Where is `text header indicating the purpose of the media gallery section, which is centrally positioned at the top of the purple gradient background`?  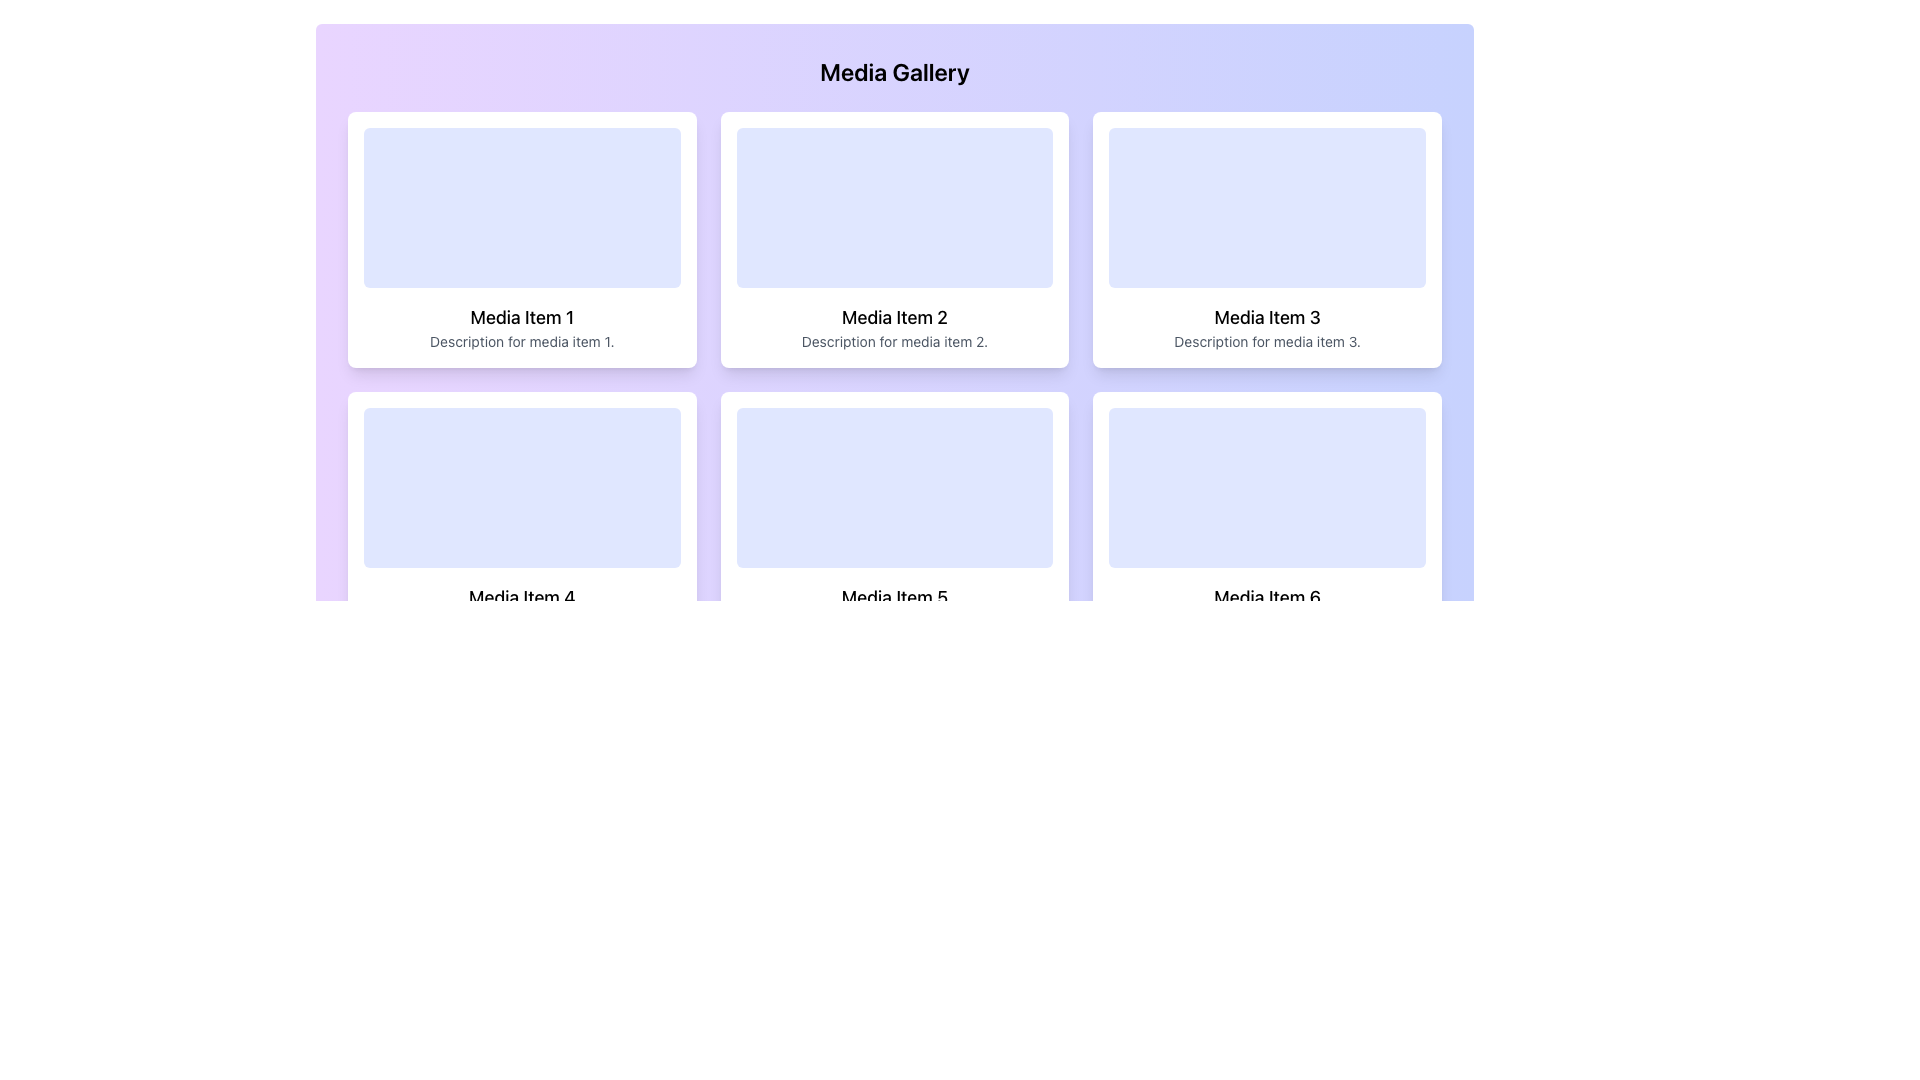 text header indicating the purpose of the media gallery section, which is centrally positioned at the top of the purple gradient background is located at coordinates (893, 71).